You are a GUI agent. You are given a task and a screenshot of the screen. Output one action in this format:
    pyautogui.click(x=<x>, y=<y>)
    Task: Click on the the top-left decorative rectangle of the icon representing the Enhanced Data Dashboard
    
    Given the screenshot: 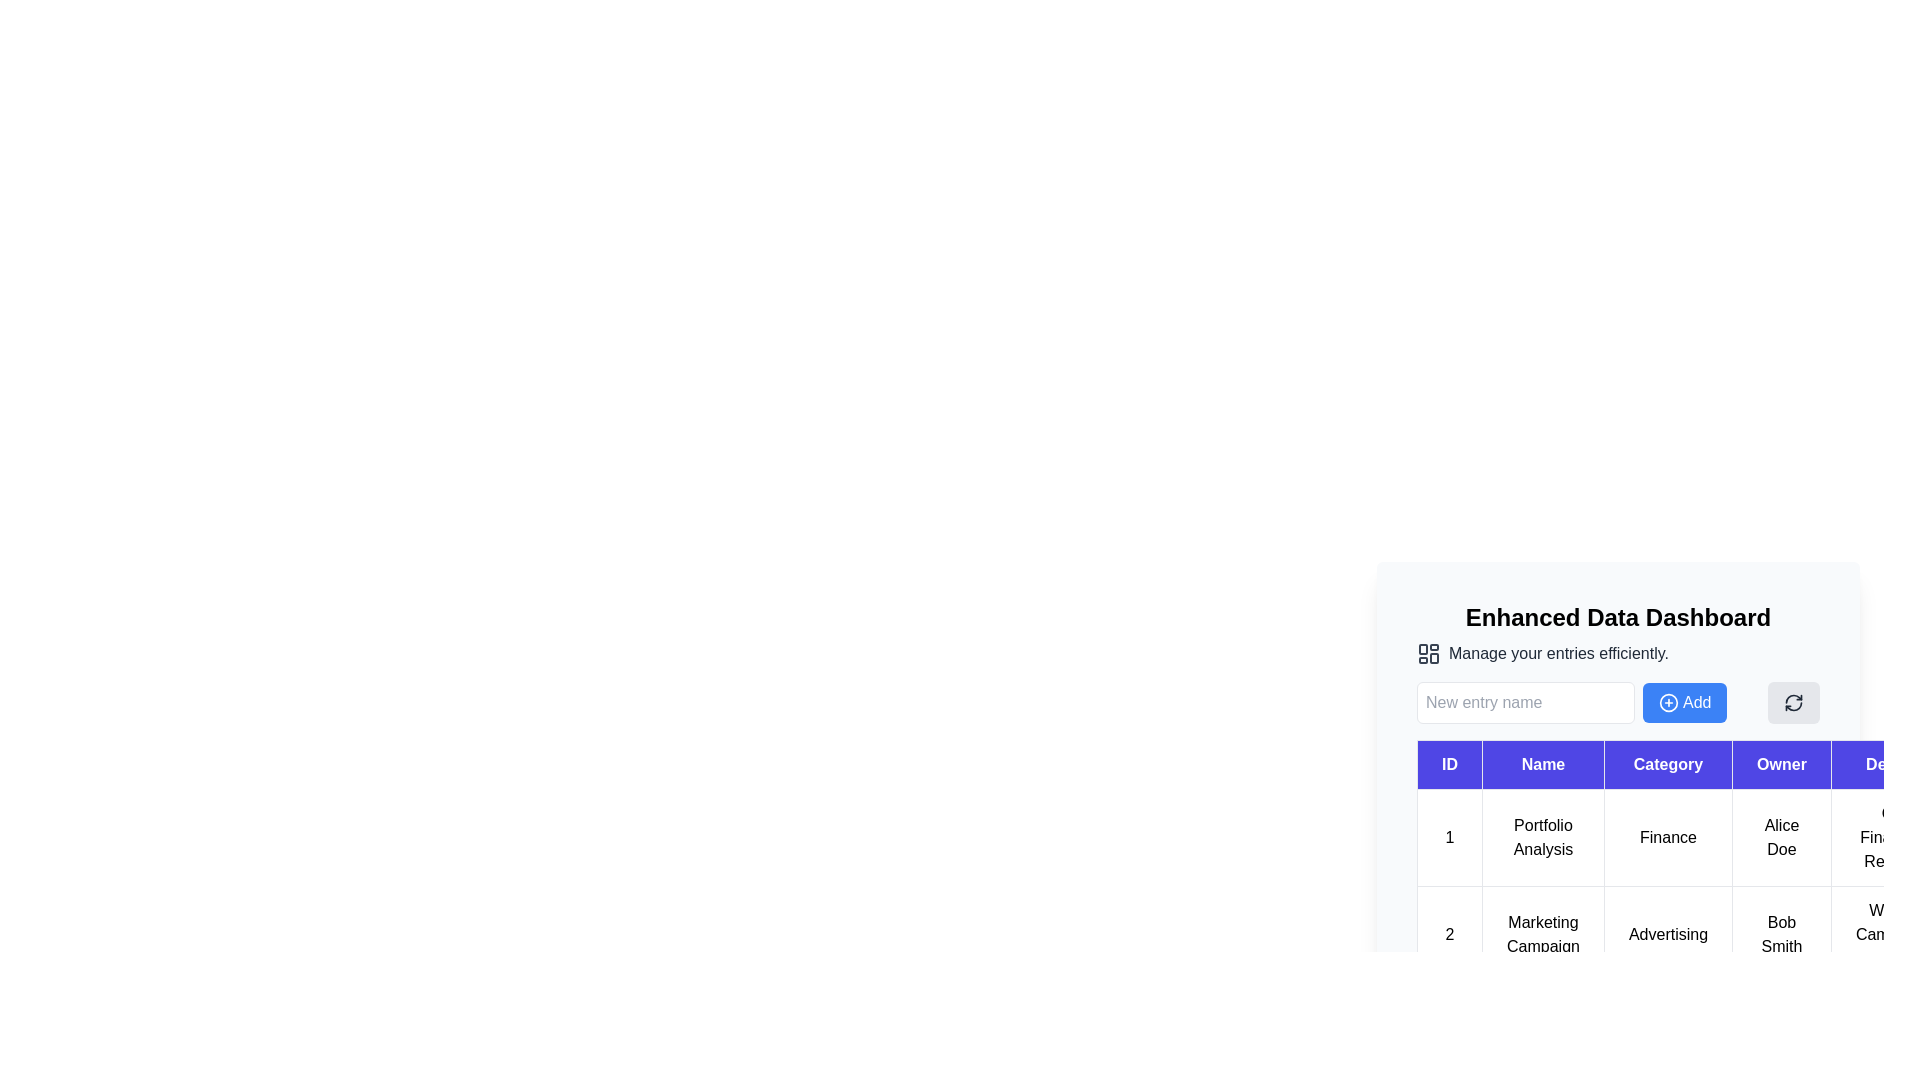 What is the action you would take?
    pyautogui.click(x=1422, y=649)
    